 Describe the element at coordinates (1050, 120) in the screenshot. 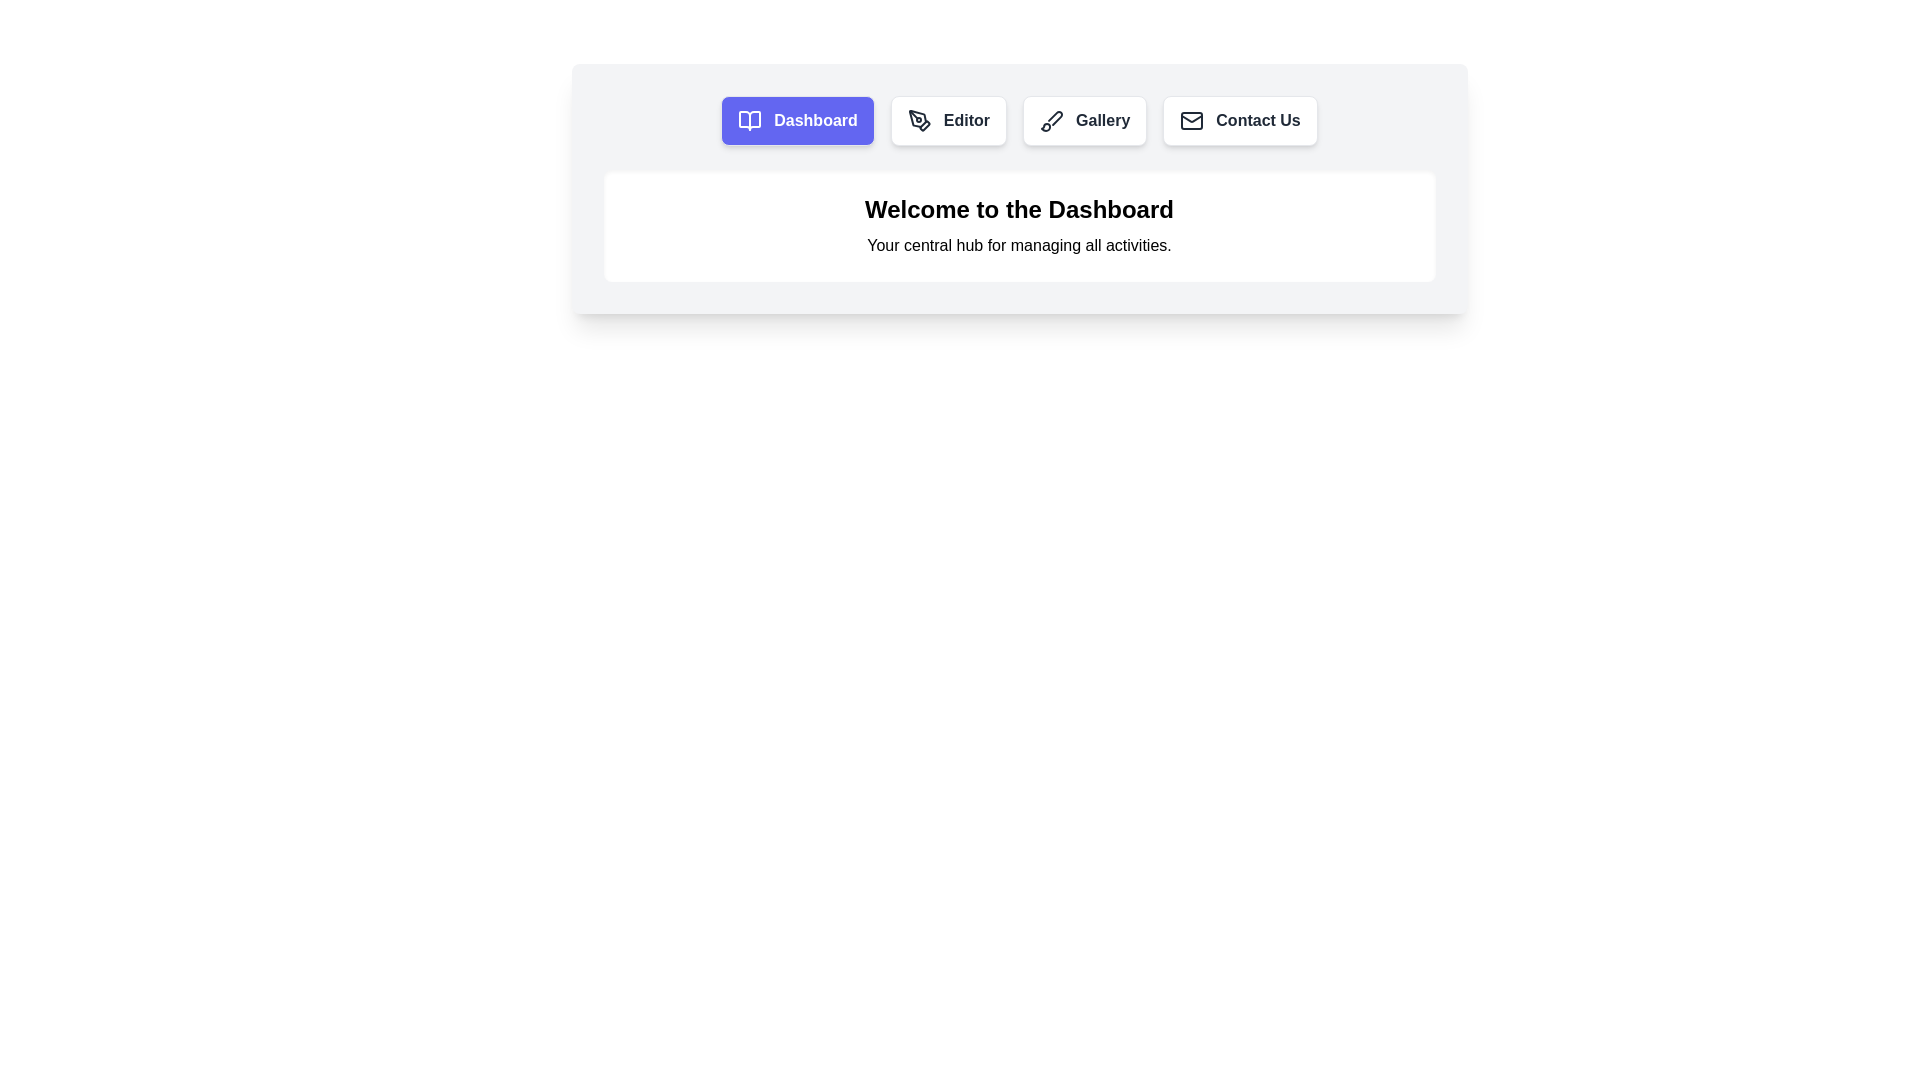

I see `the 'Gallery' button, which is the third button from the left in the menu bar` at that location.